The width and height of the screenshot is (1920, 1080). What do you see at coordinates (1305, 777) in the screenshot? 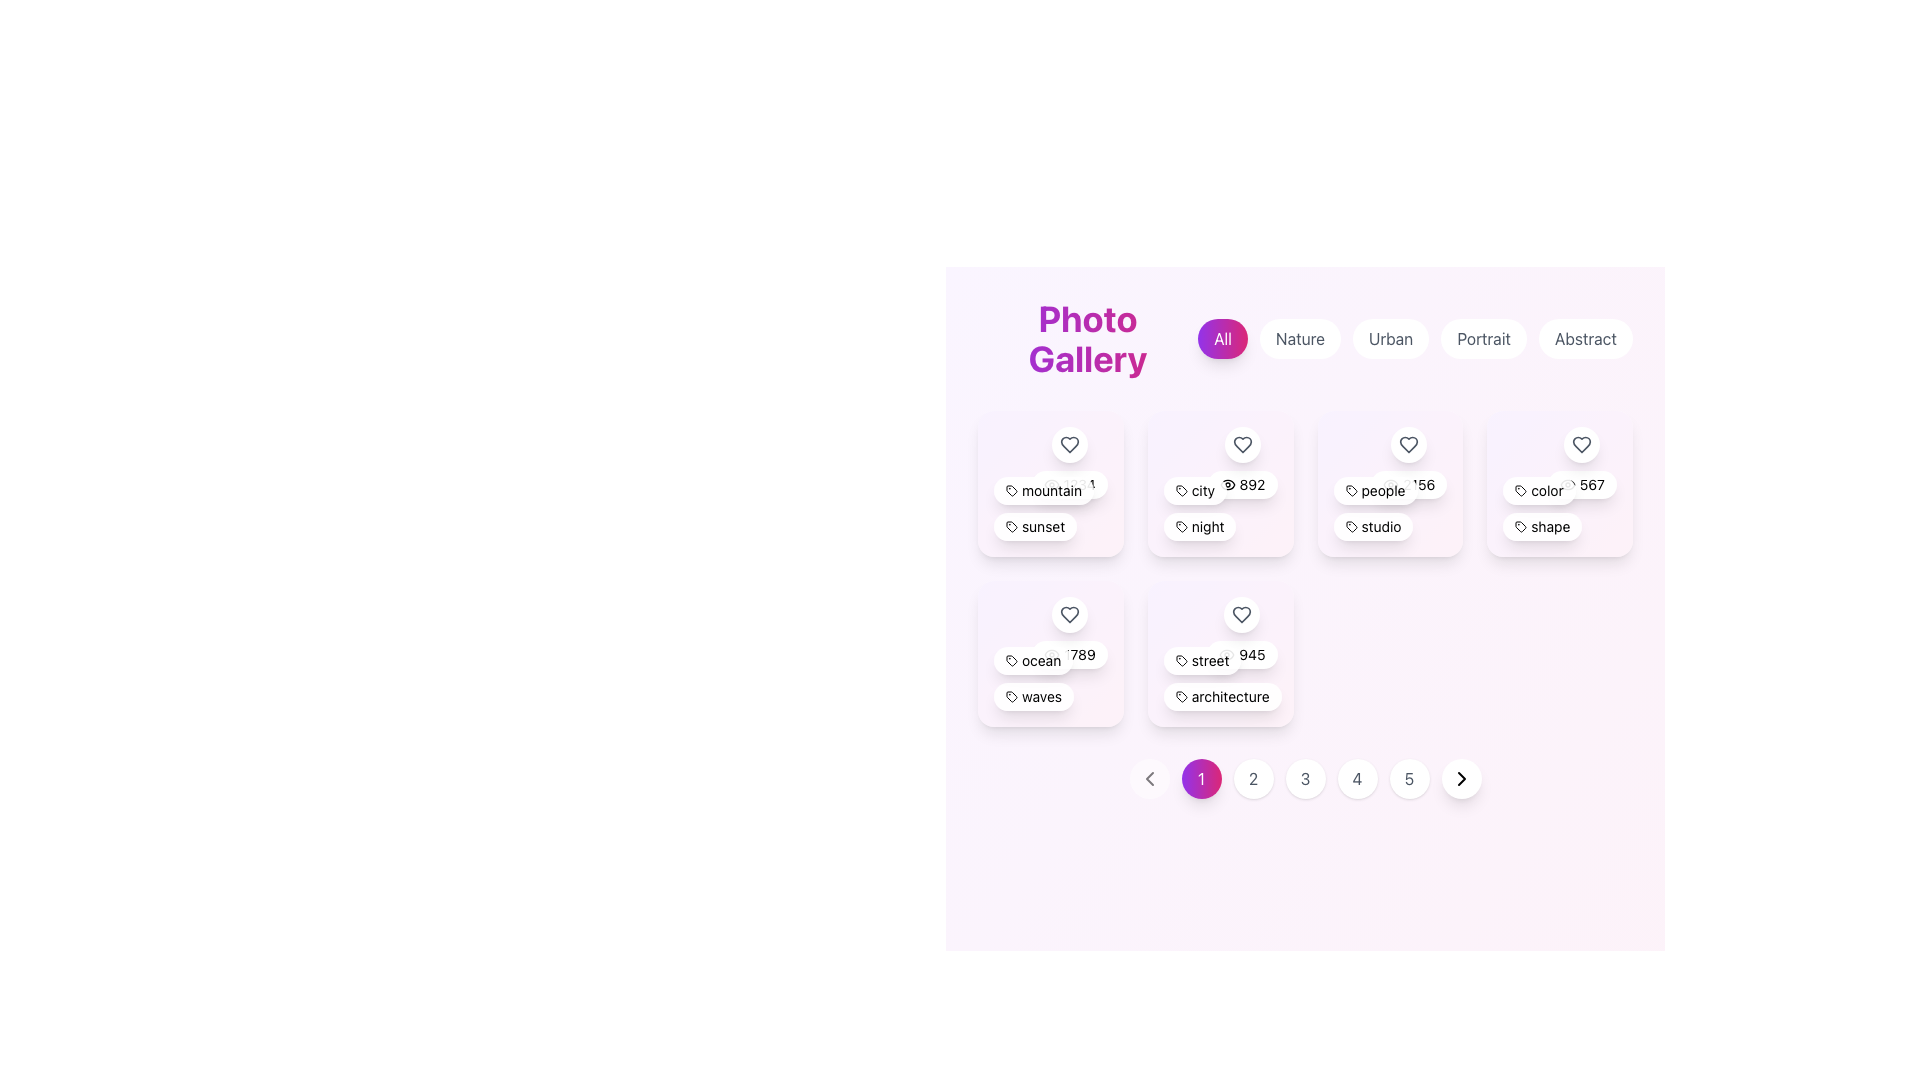
I see `the third circular button` at bounding box center [1305, 777].